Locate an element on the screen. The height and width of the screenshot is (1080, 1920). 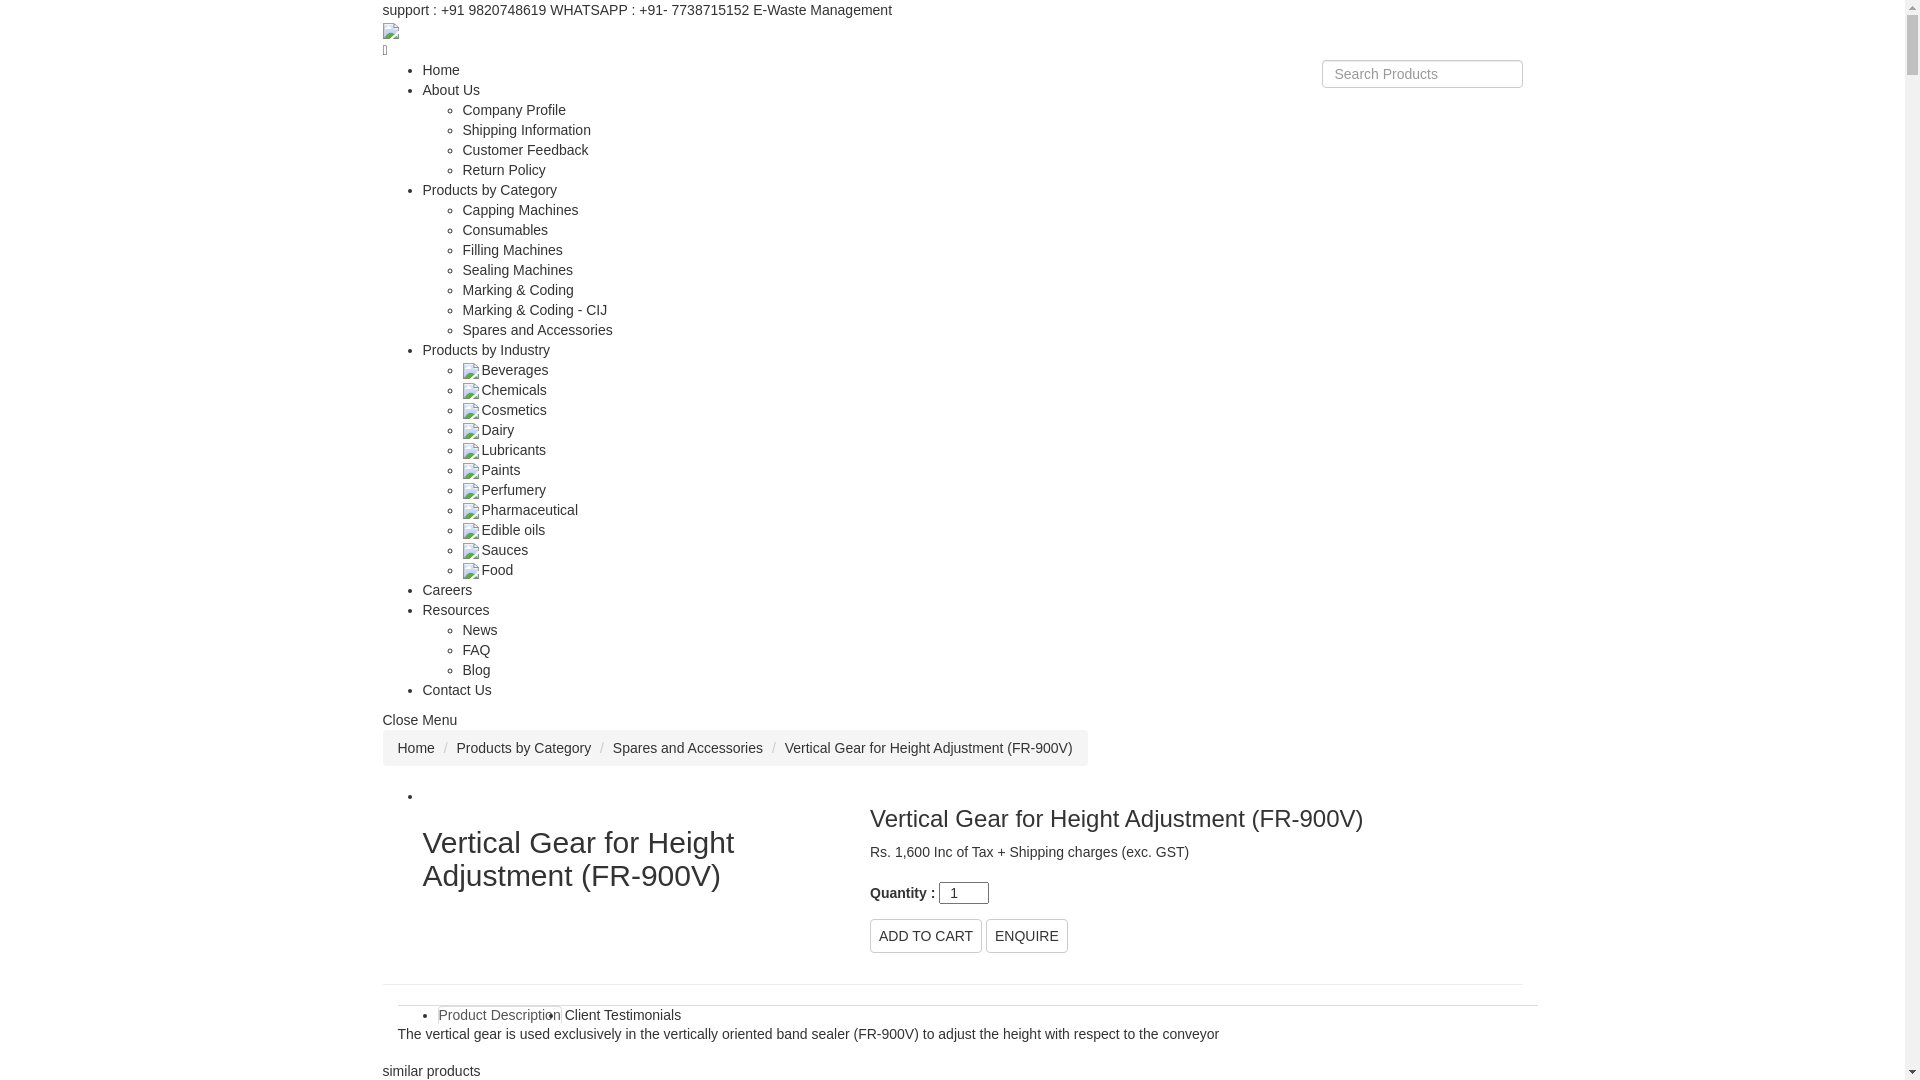
'Sealing Machines' is located at coordinates (517, 270).